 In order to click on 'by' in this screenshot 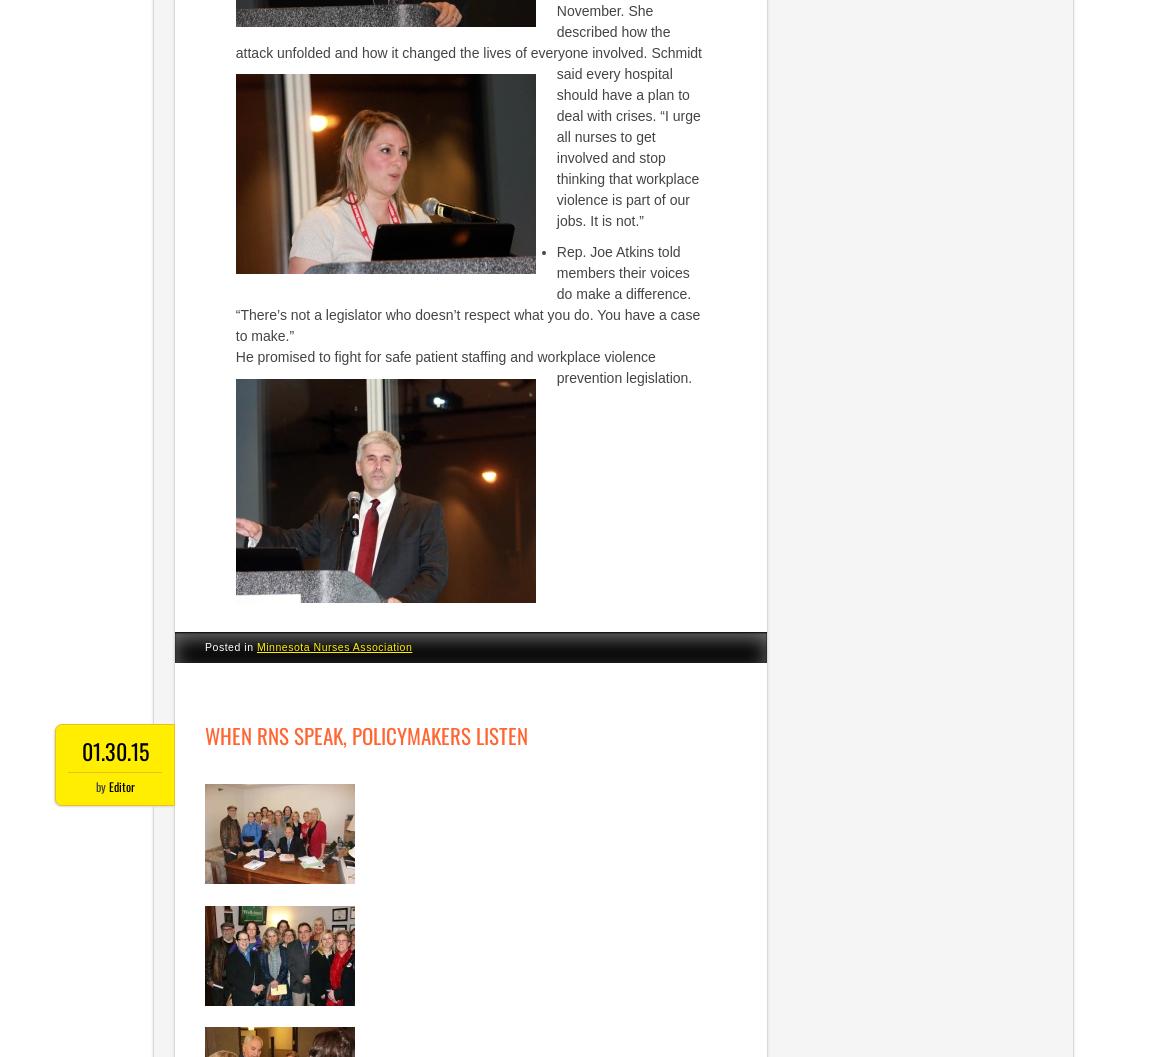, I will do `click(93, 785)`.